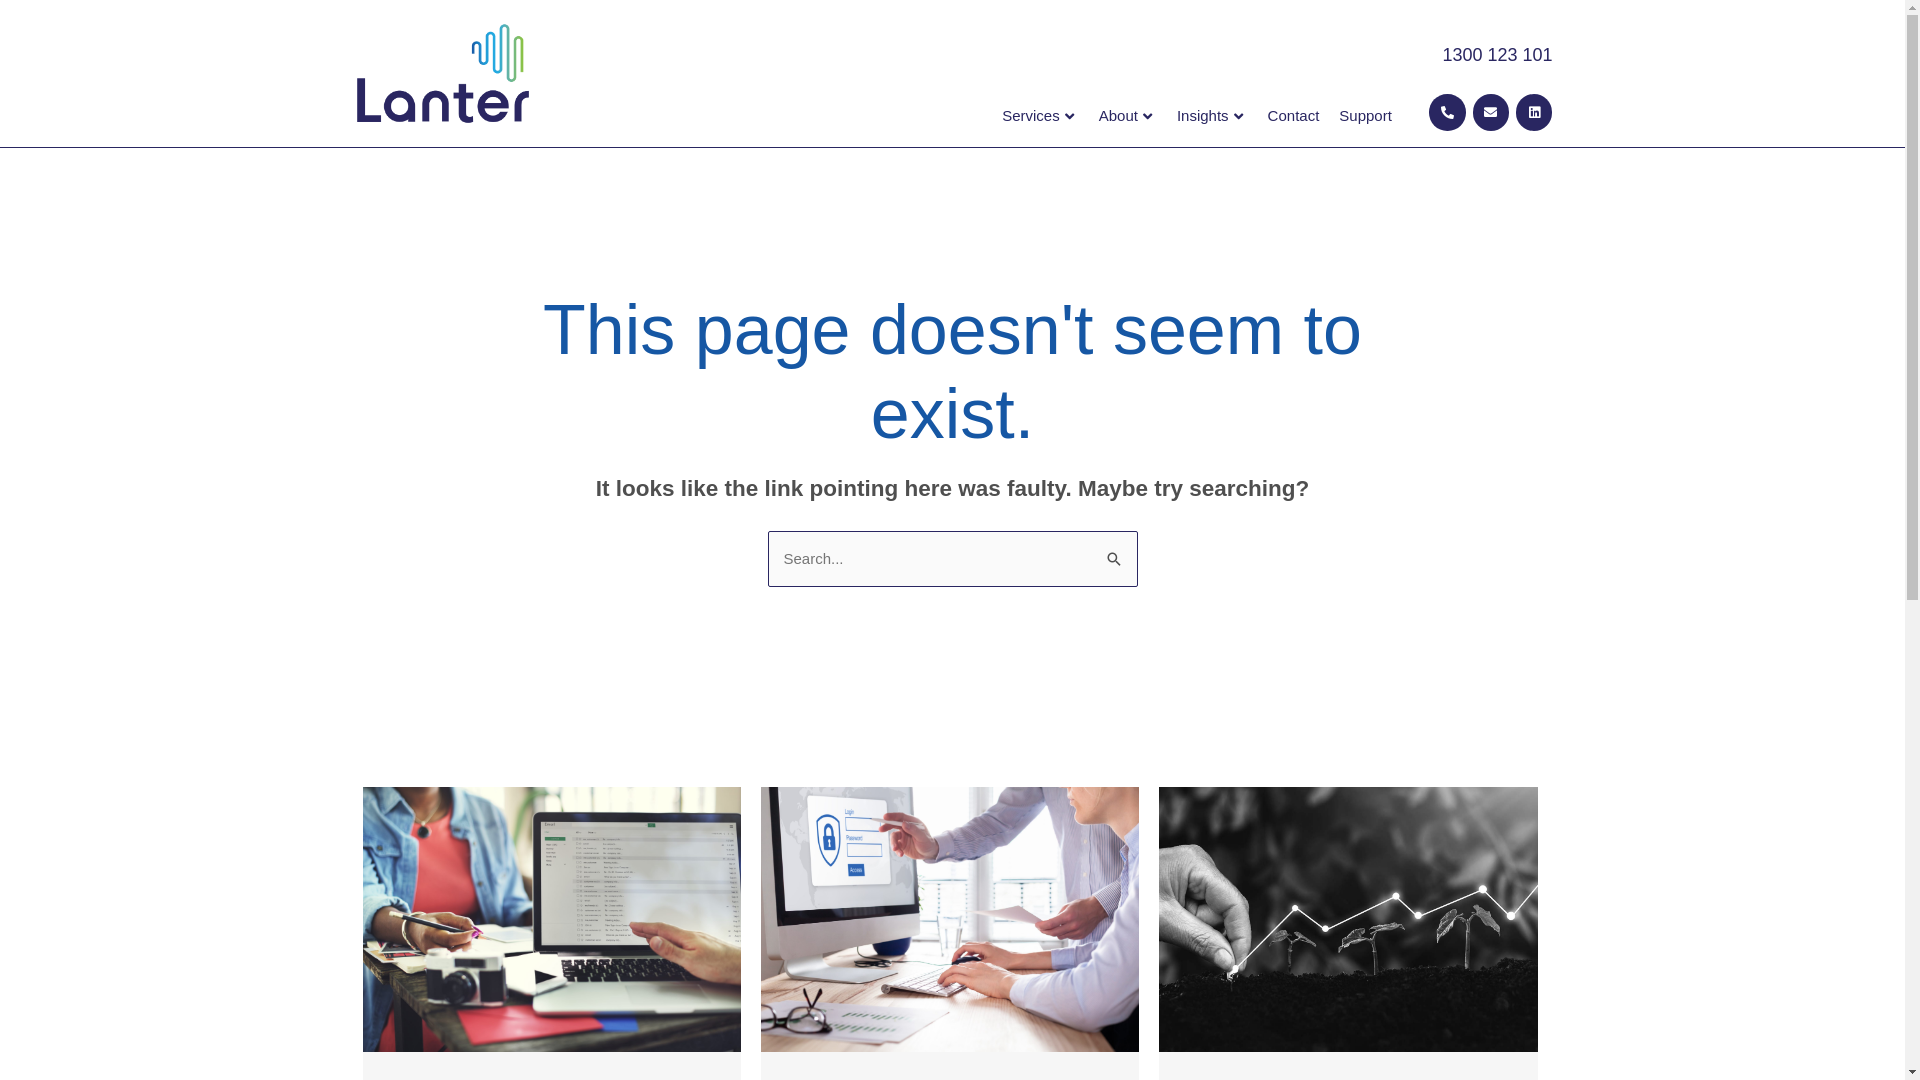 Image resolution: width=1920 pixels, height=1080 pixels. Describe the element at coordinates (1211, 115) in the screenshot. I see `'Insights'` at that location.